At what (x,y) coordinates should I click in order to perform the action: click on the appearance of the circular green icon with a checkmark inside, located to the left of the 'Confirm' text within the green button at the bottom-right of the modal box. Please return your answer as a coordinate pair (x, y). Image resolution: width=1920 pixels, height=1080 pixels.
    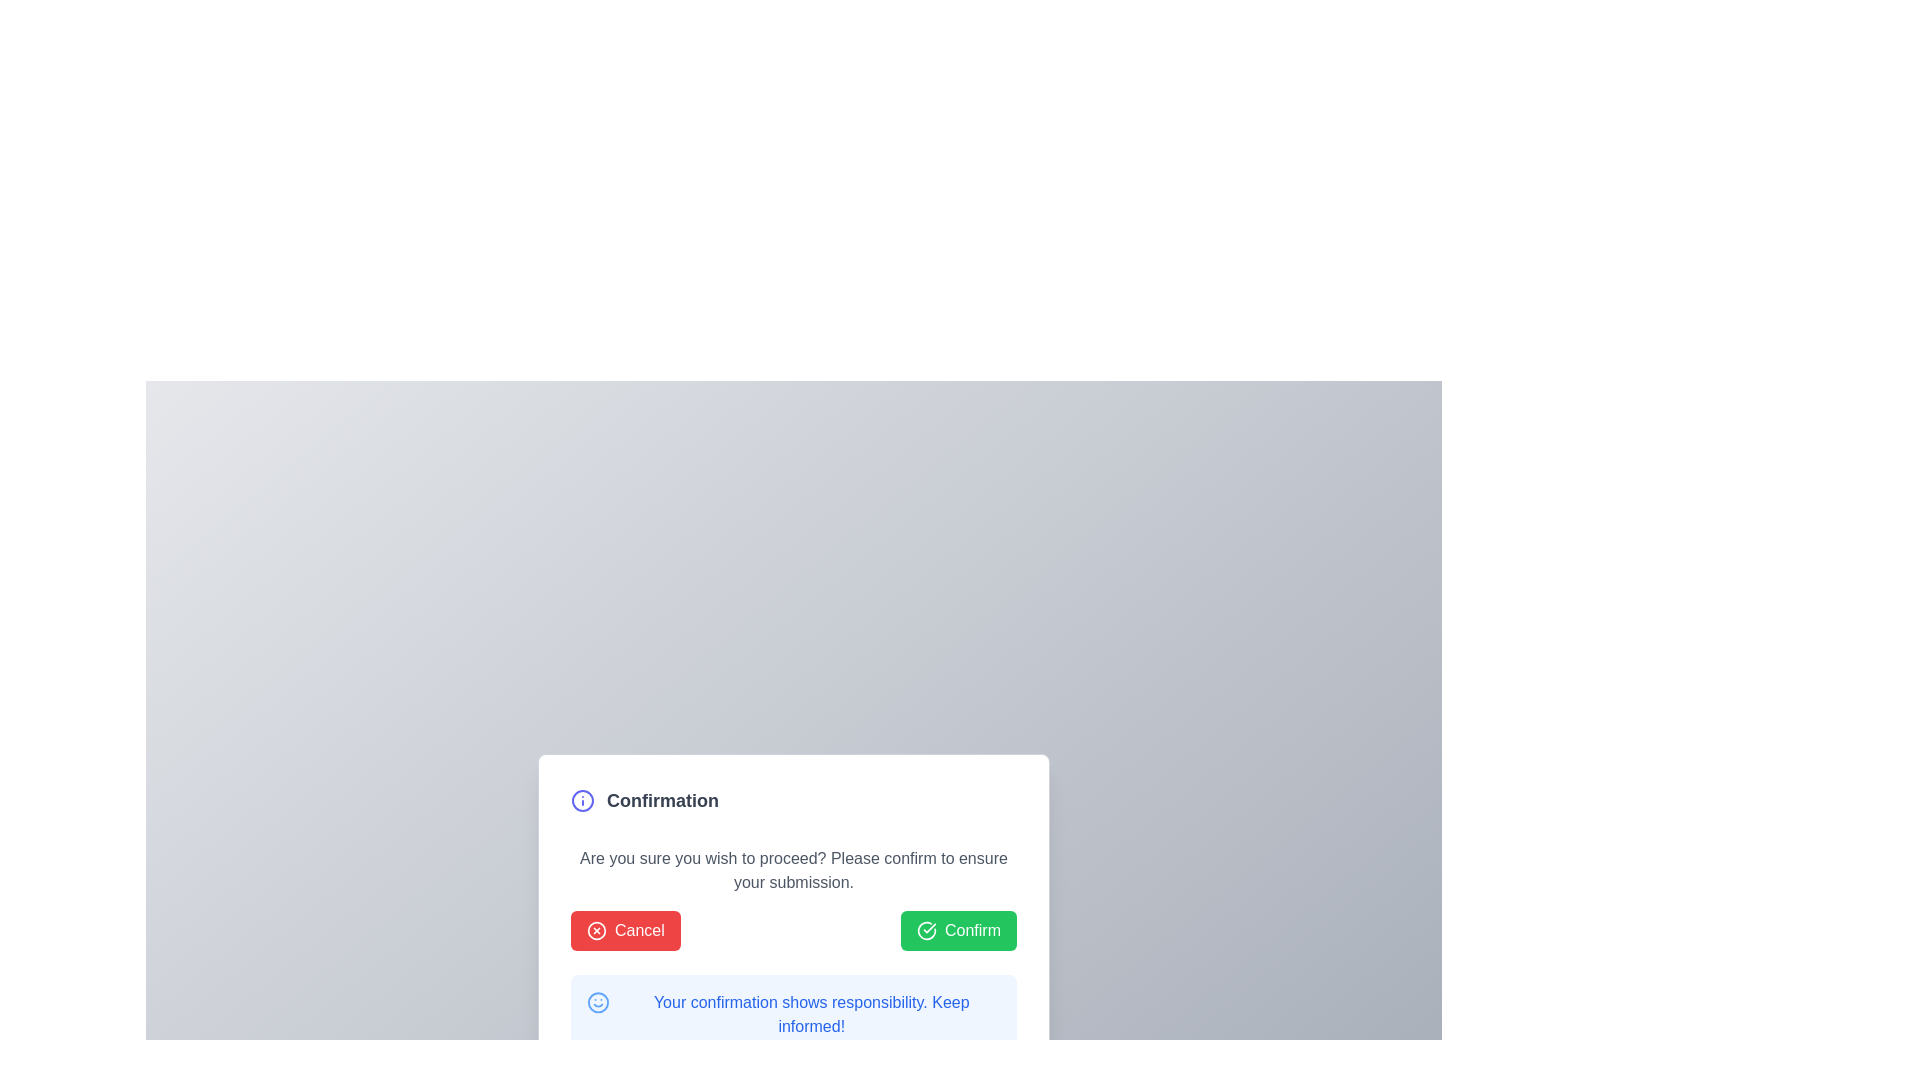
    Looking at the image, I should click on (925, 930).